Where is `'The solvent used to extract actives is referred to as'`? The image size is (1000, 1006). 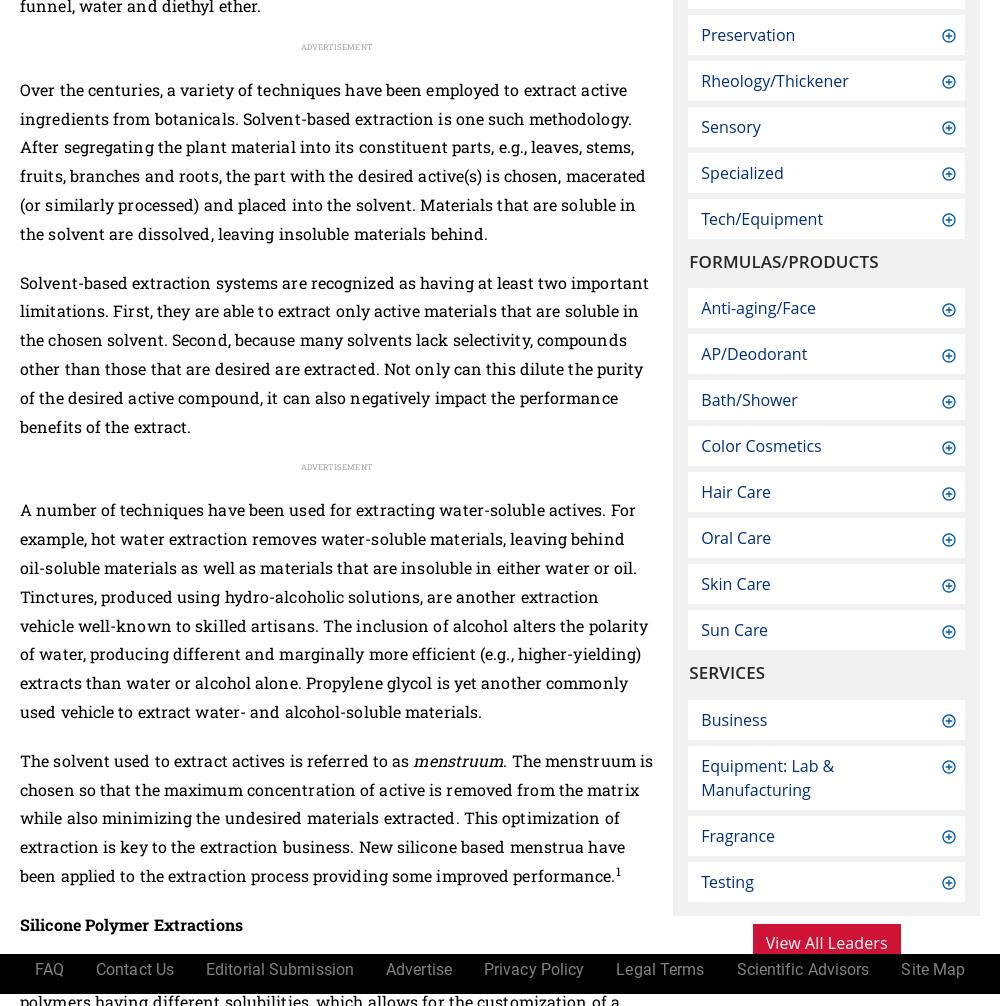
'The solvent used to extract actives is referred to as' is located at coordinates (215, 758).